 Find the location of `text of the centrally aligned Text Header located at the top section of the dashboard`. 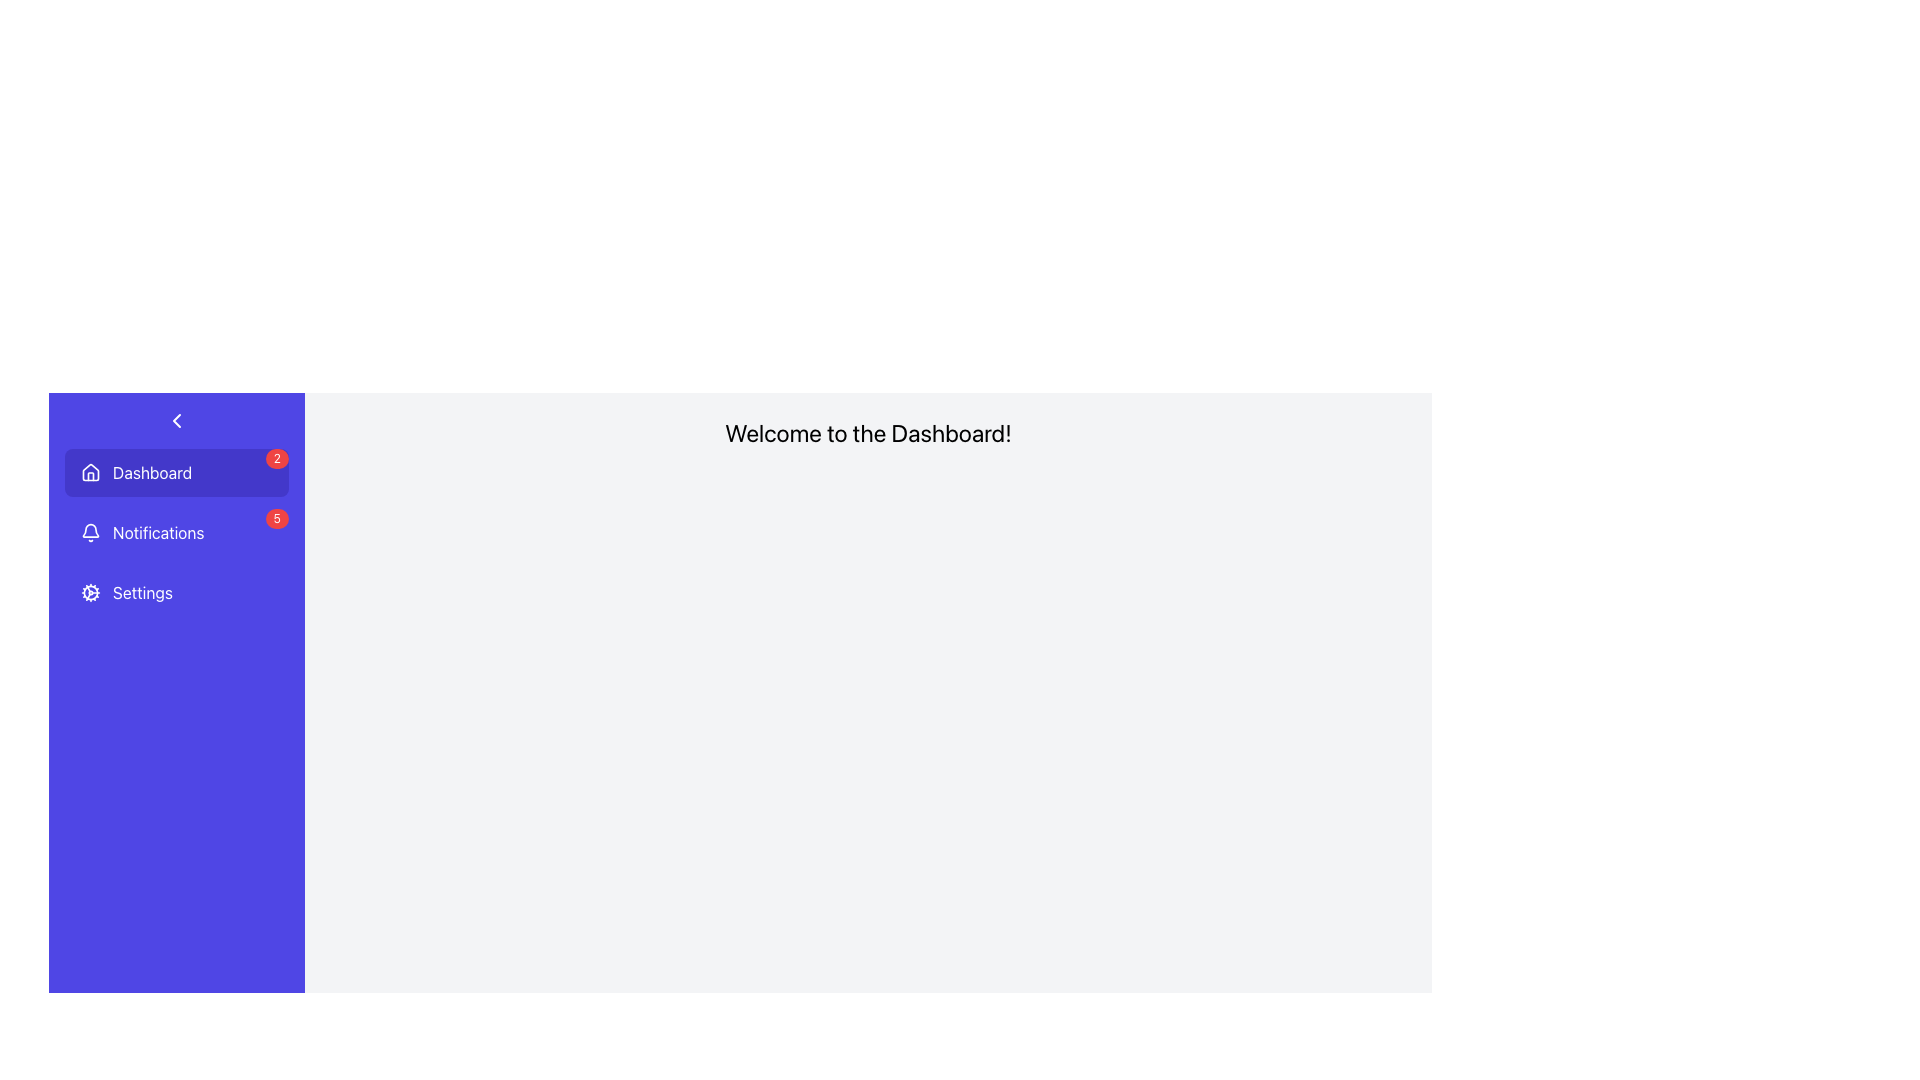

text of the centrally aligned Text Header located at the top section of the dashboard is located at coordinates (868, 431).